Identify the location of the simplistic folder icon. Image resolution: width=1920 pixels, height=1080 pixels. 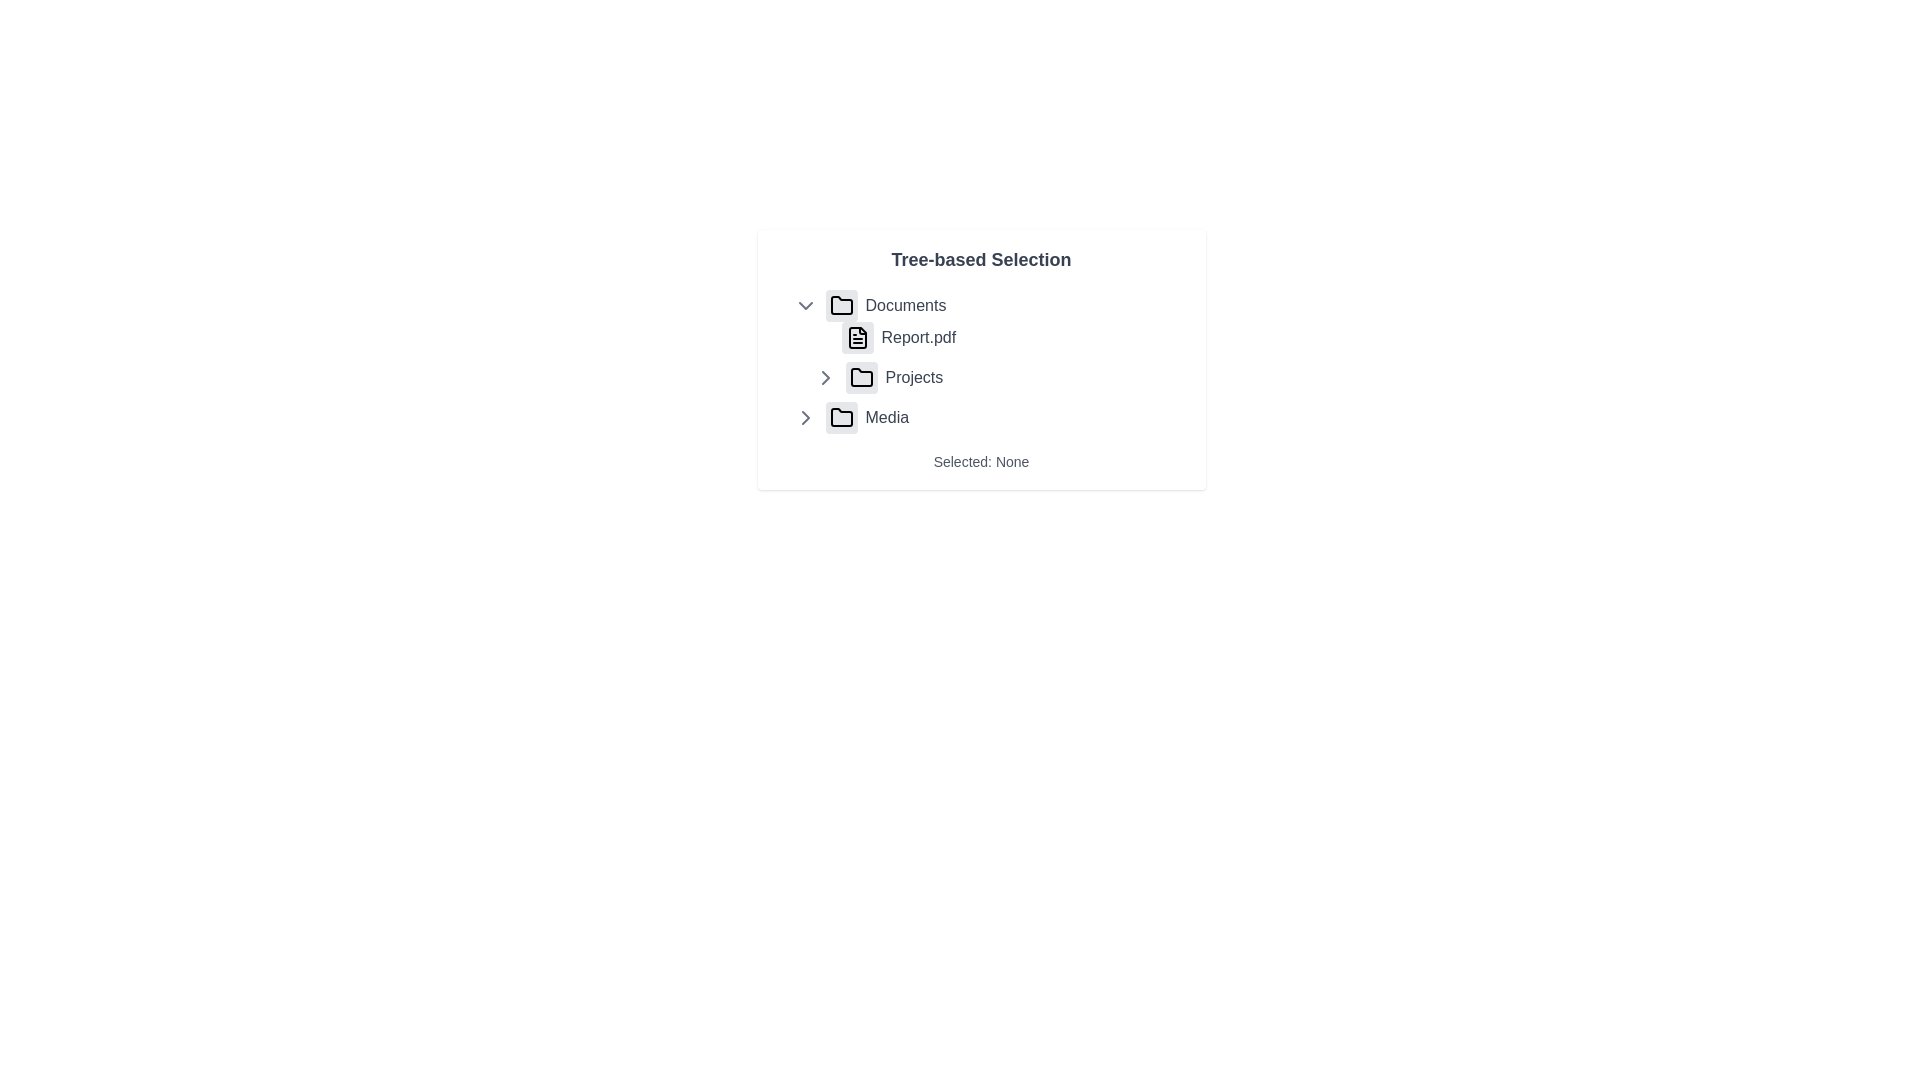
(841, 305).